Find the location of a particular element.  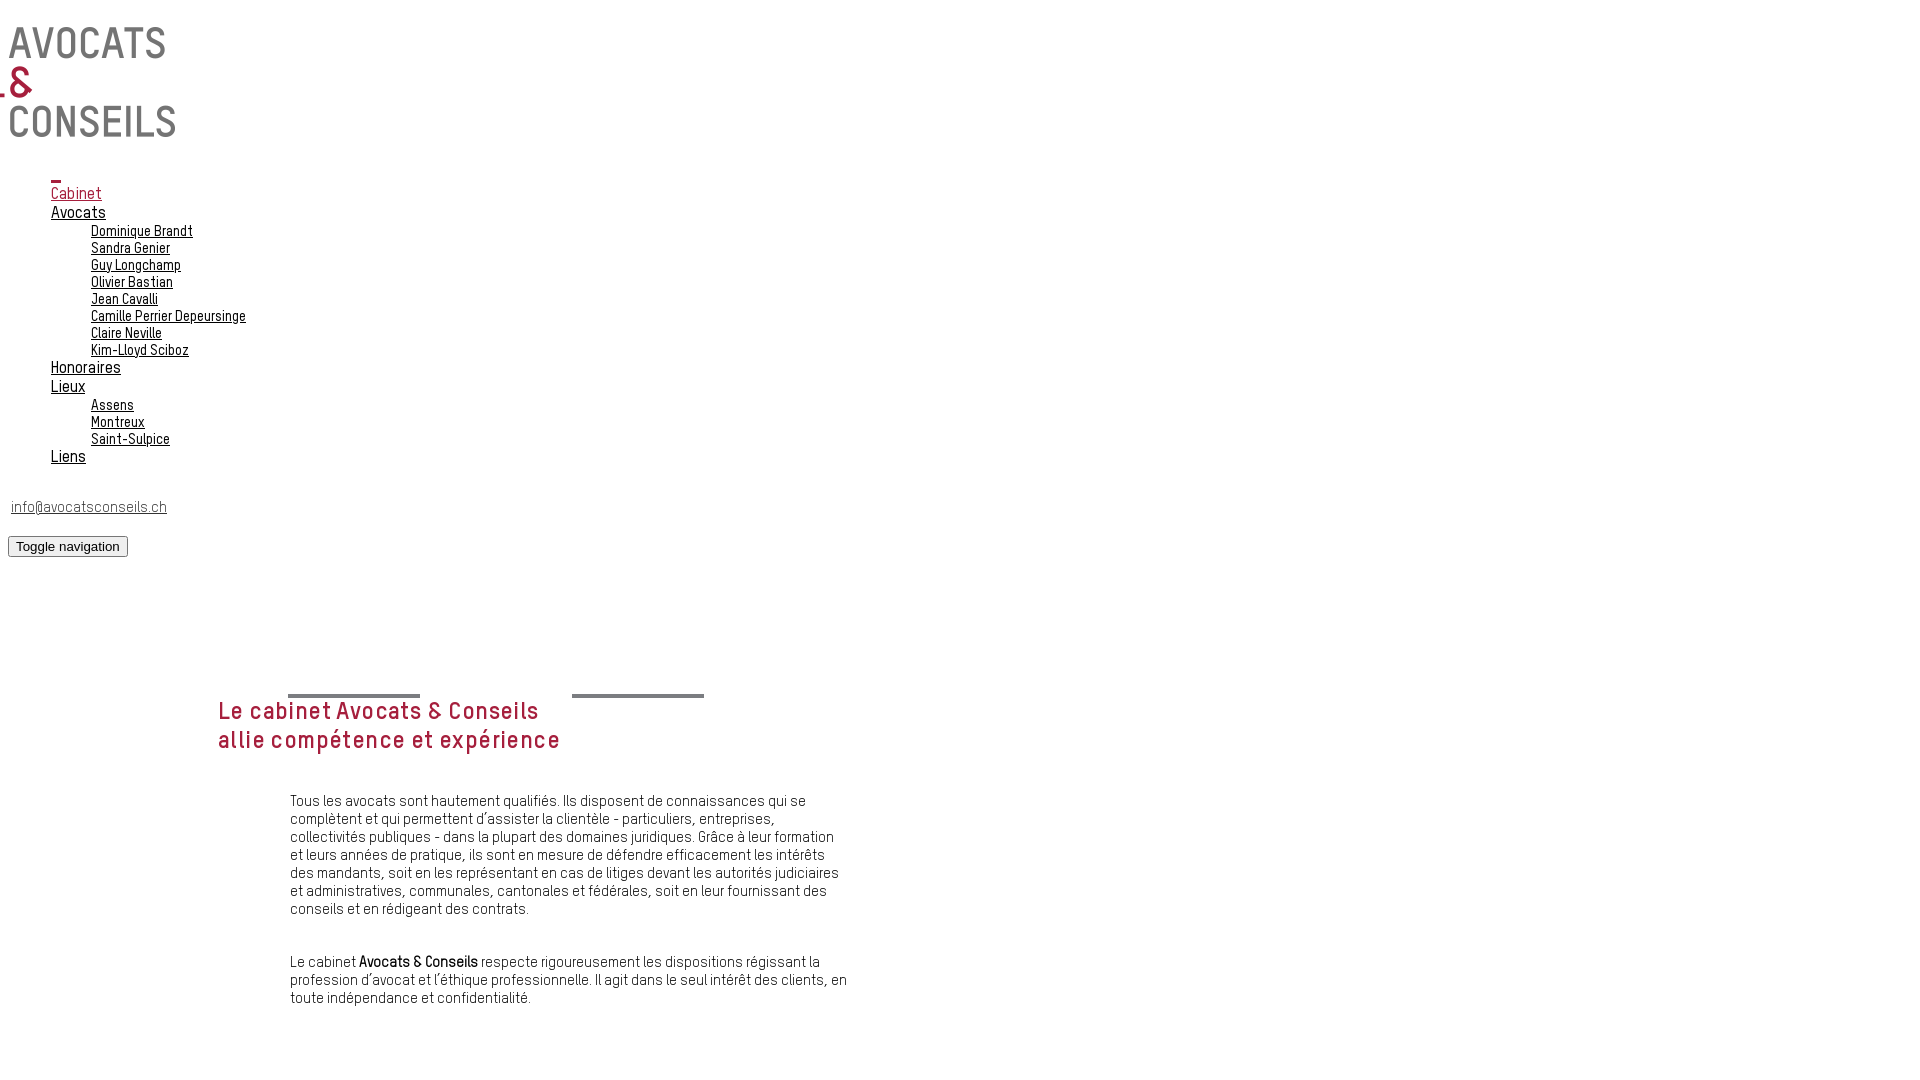

'Cabinet' is located at coordinates (76, 195).